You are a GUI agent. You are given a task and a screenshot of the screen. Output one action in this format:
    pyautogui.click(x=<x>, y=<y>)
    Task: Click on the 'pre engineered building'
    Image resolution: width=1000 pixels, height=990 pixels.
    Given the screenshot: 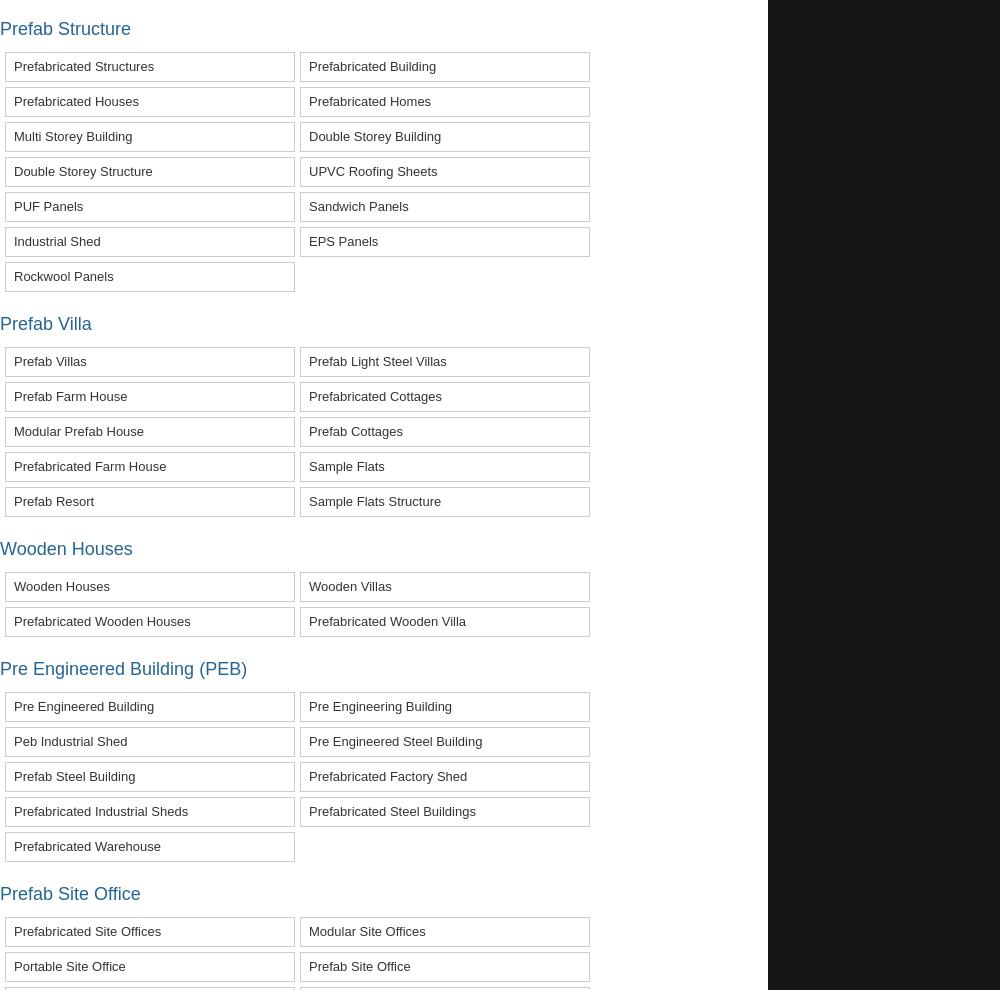 What is the action you would take?
    pyautogui.click(x=83, y=704)
    